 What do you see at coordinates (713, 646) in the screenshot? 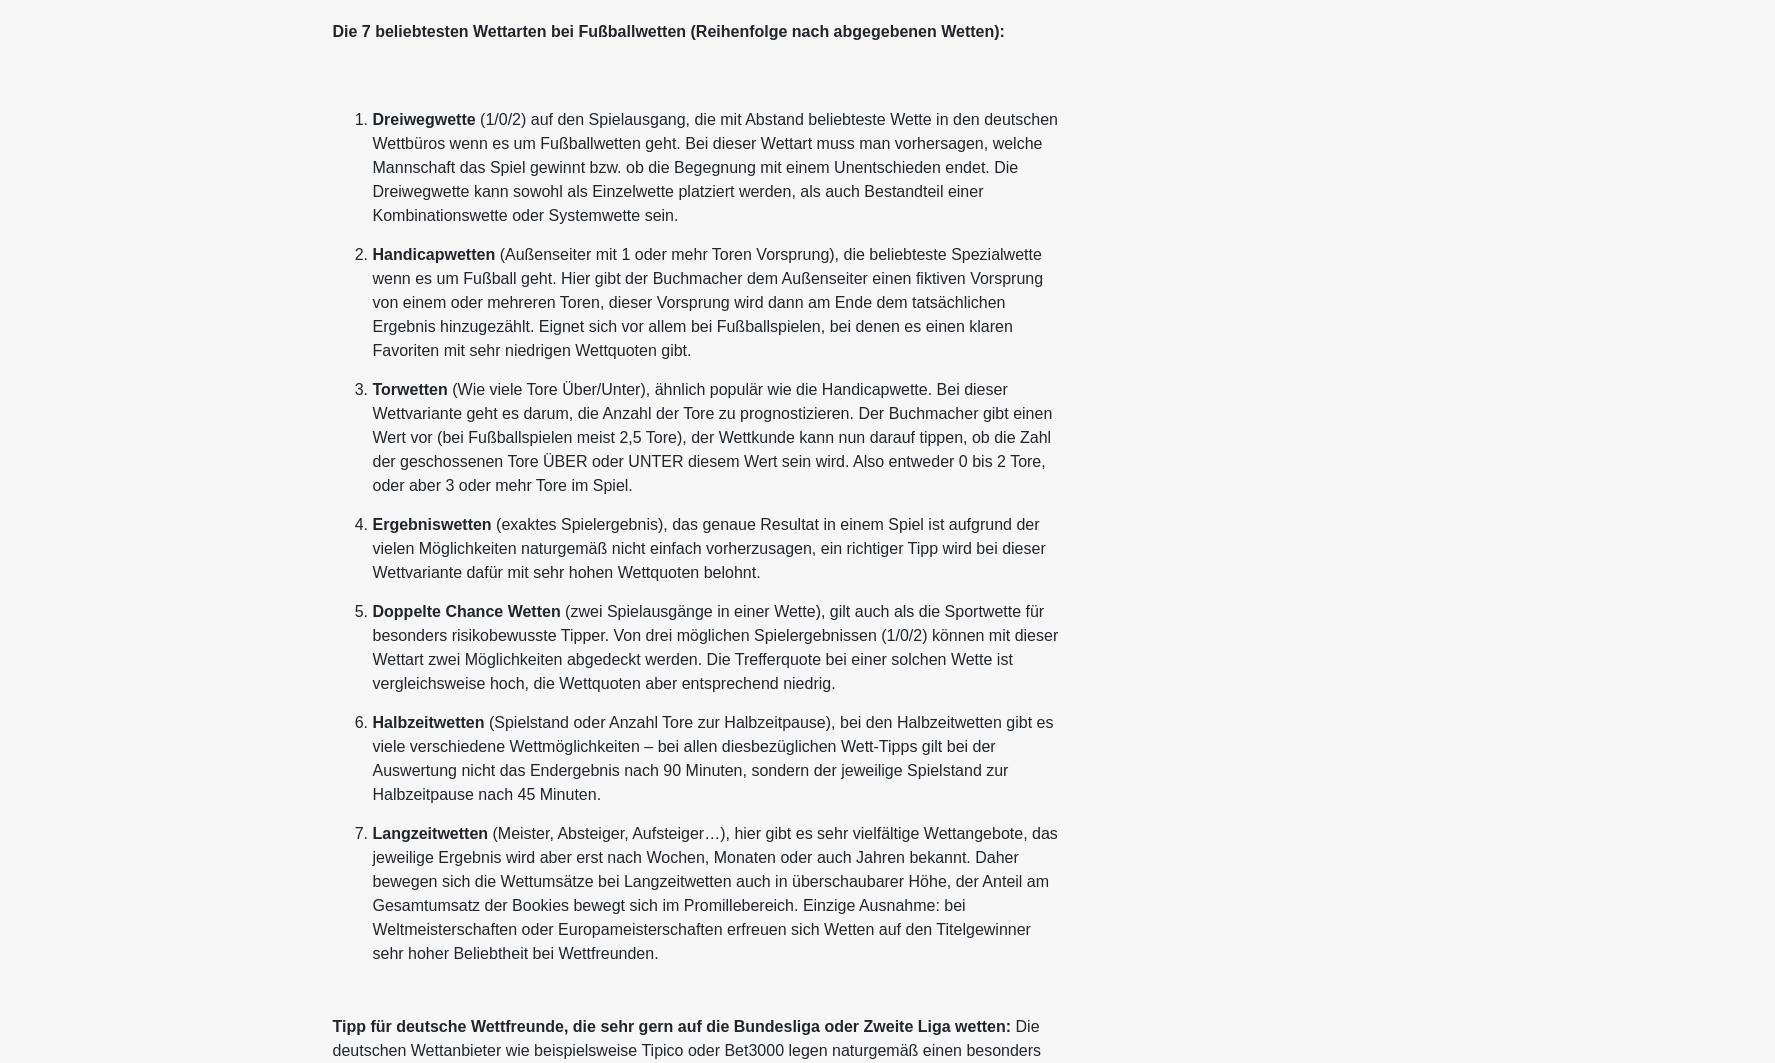
I see `'(zwei Spielausgänge in einer Wette), gilt auch als die Sportwette für besonders risikobewusste Tipper. Von drei möglichen Spielergebnissen (1/0/2) können mit dieser Wettart zwei Möglichkeiten abgedeckt werden. Die Trefferquote bei einer solchen Wette ist vergleichsweise hoch, die Wettquoten aber entsprechend niedrig.'` at bounding box center [713, 646].